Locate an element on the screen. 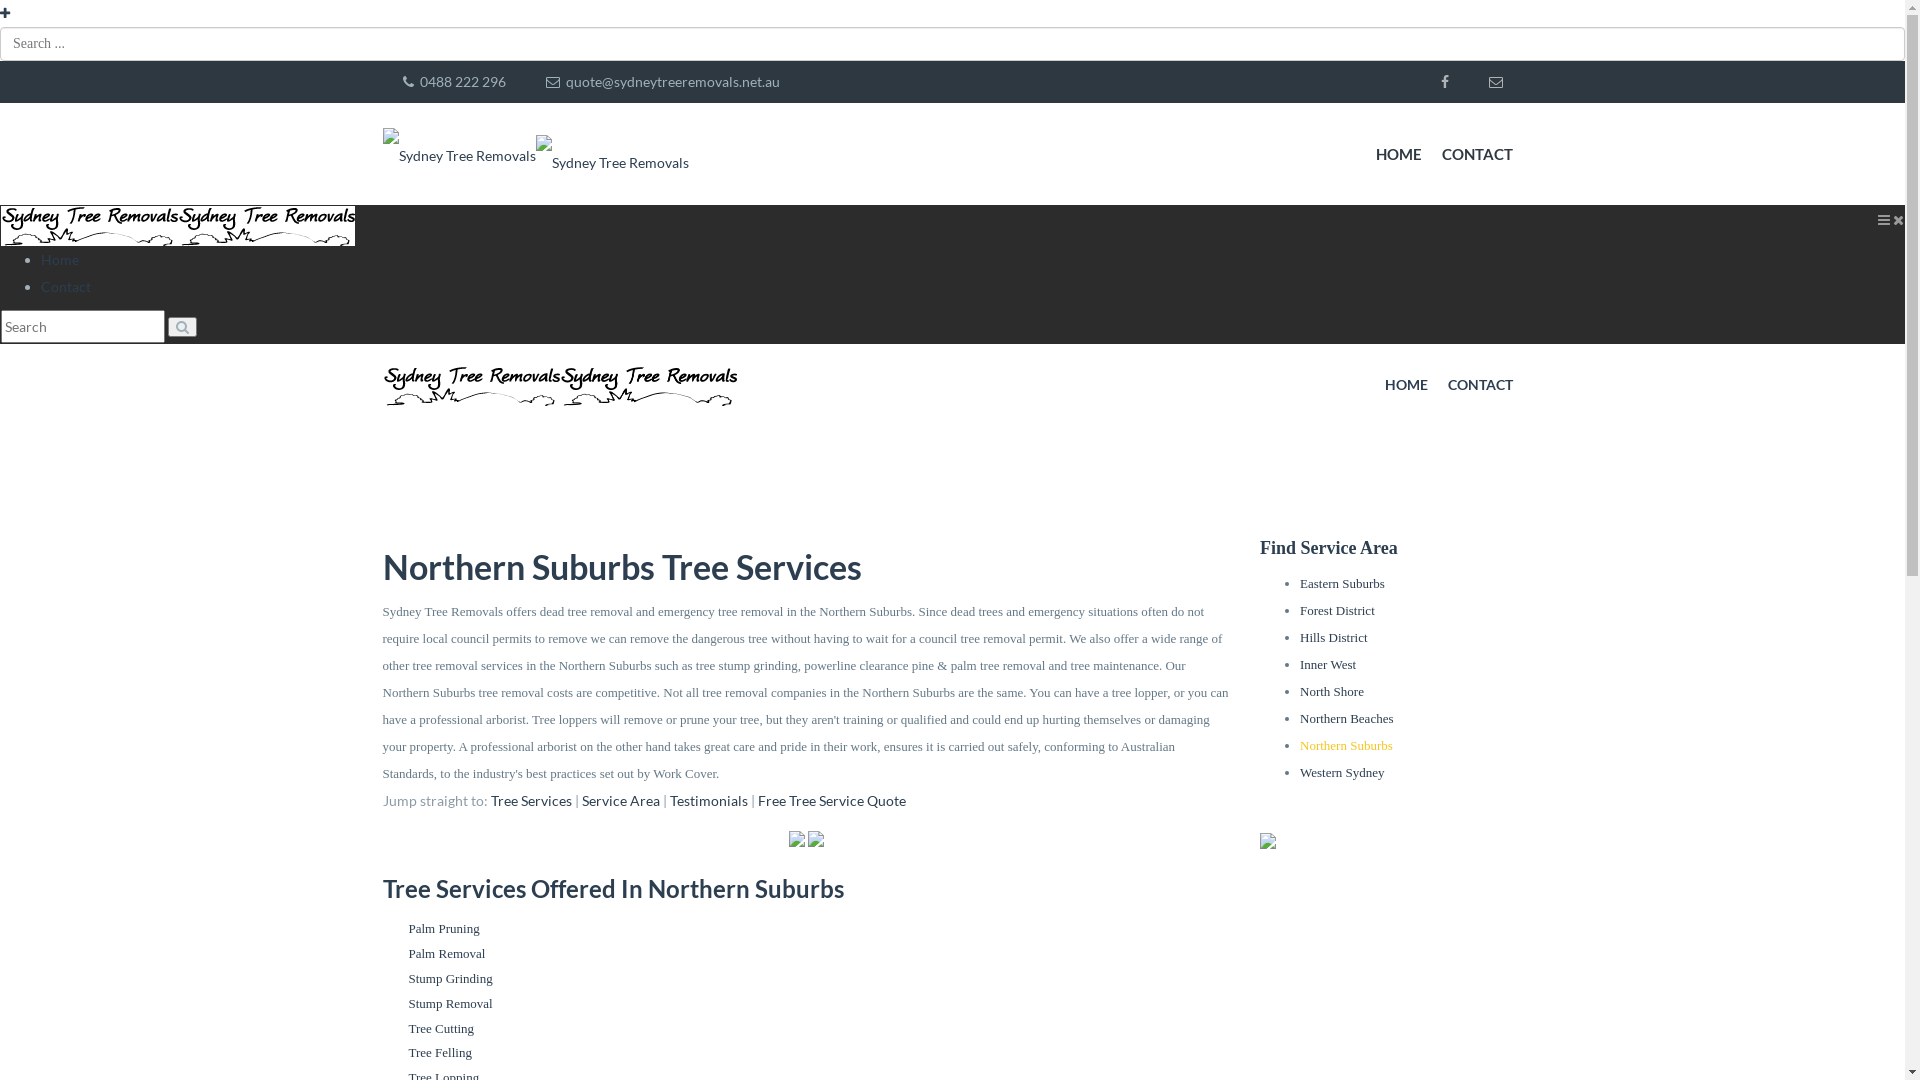  'Palm Removal' is located at coordinates (407, 952).